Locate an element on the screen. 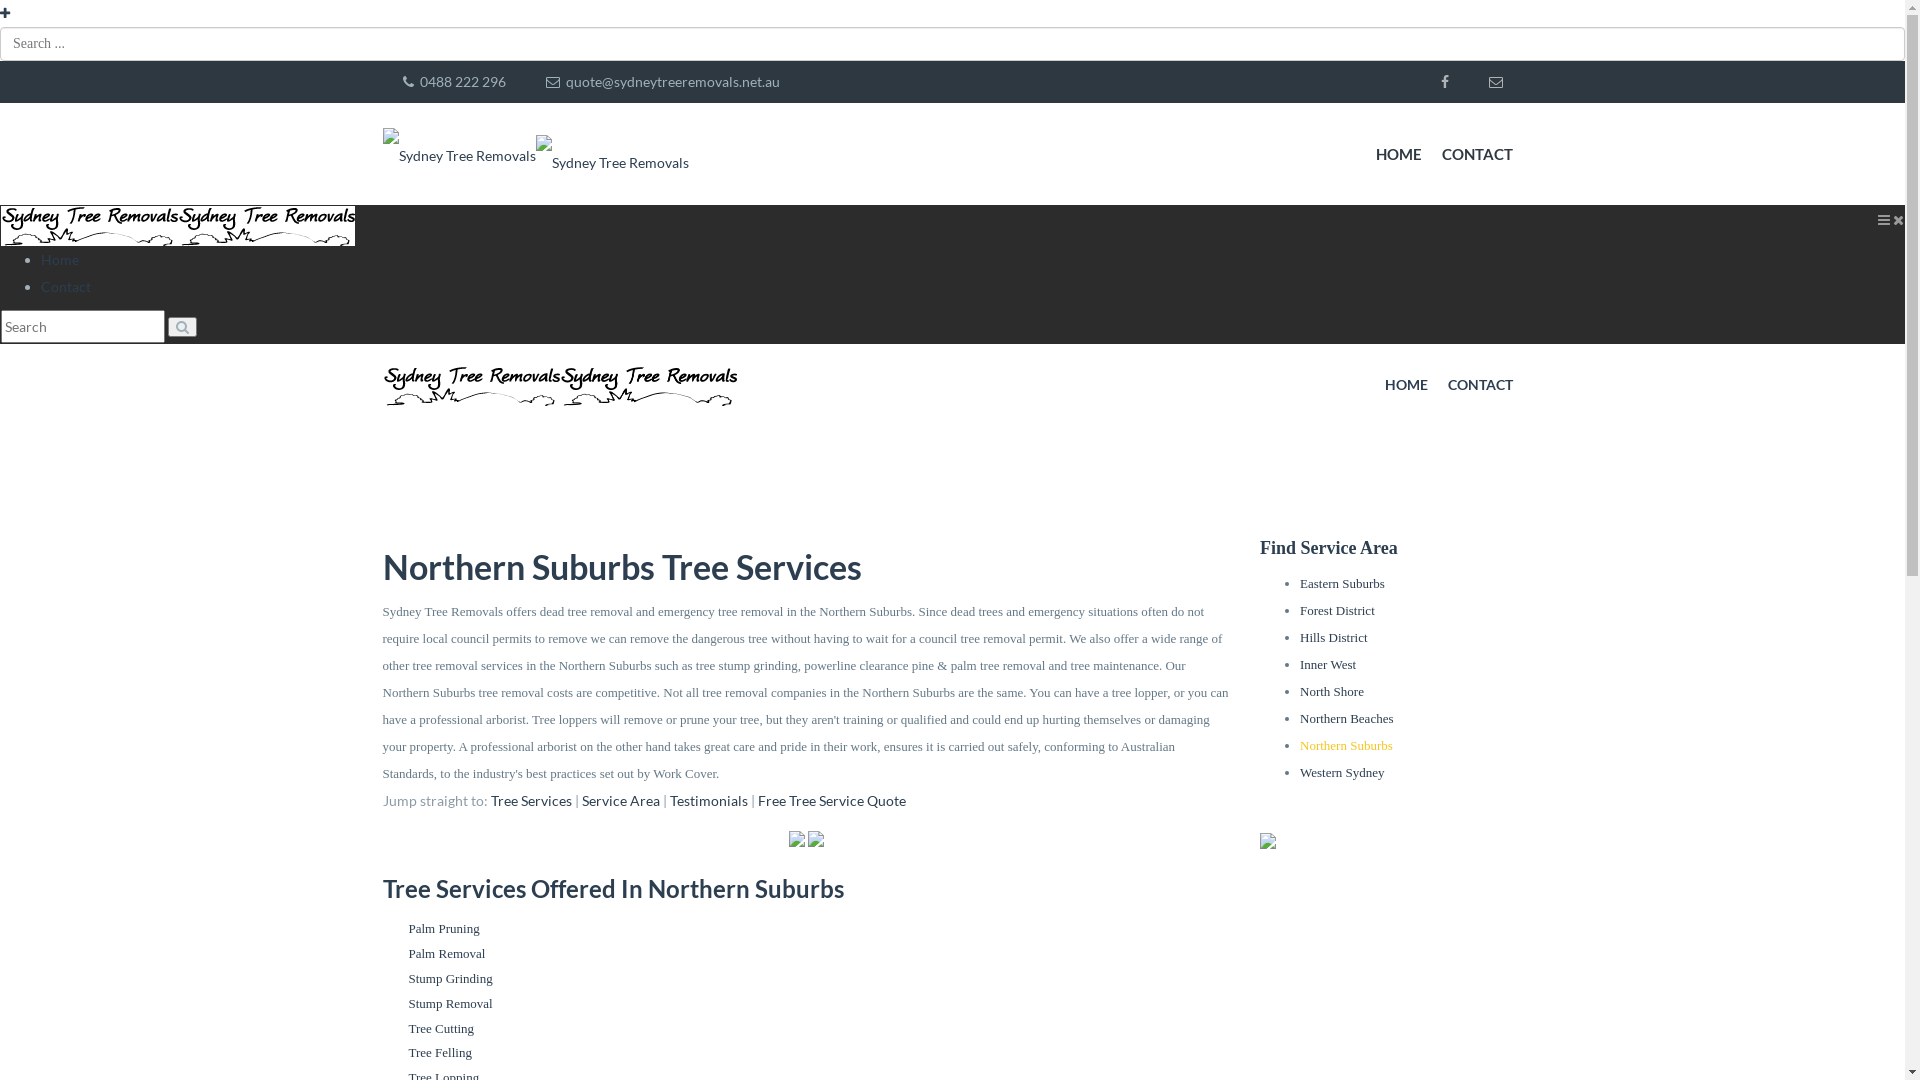  'Palm Removal' is located at coordinates (407, 952).